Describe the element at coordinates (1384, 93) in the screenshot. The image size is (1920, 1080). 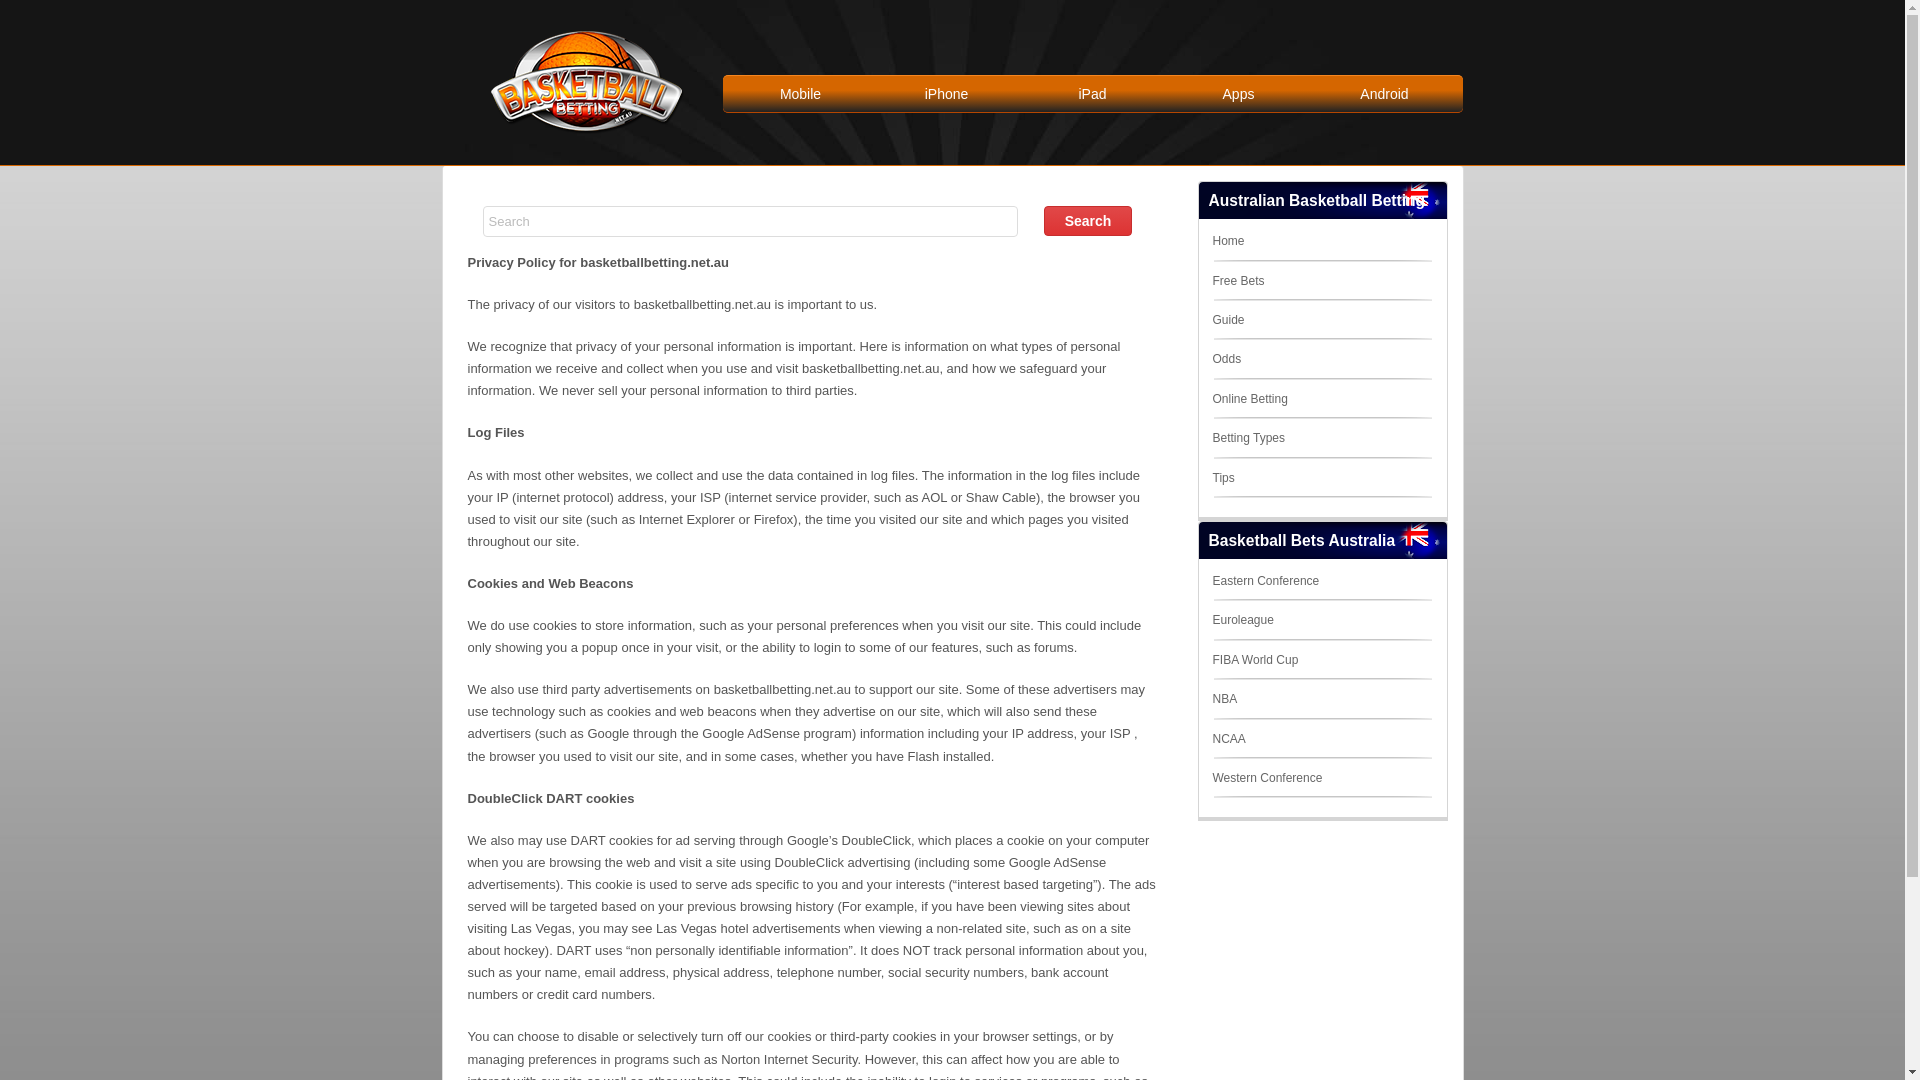
I see `'Android'` at that location.